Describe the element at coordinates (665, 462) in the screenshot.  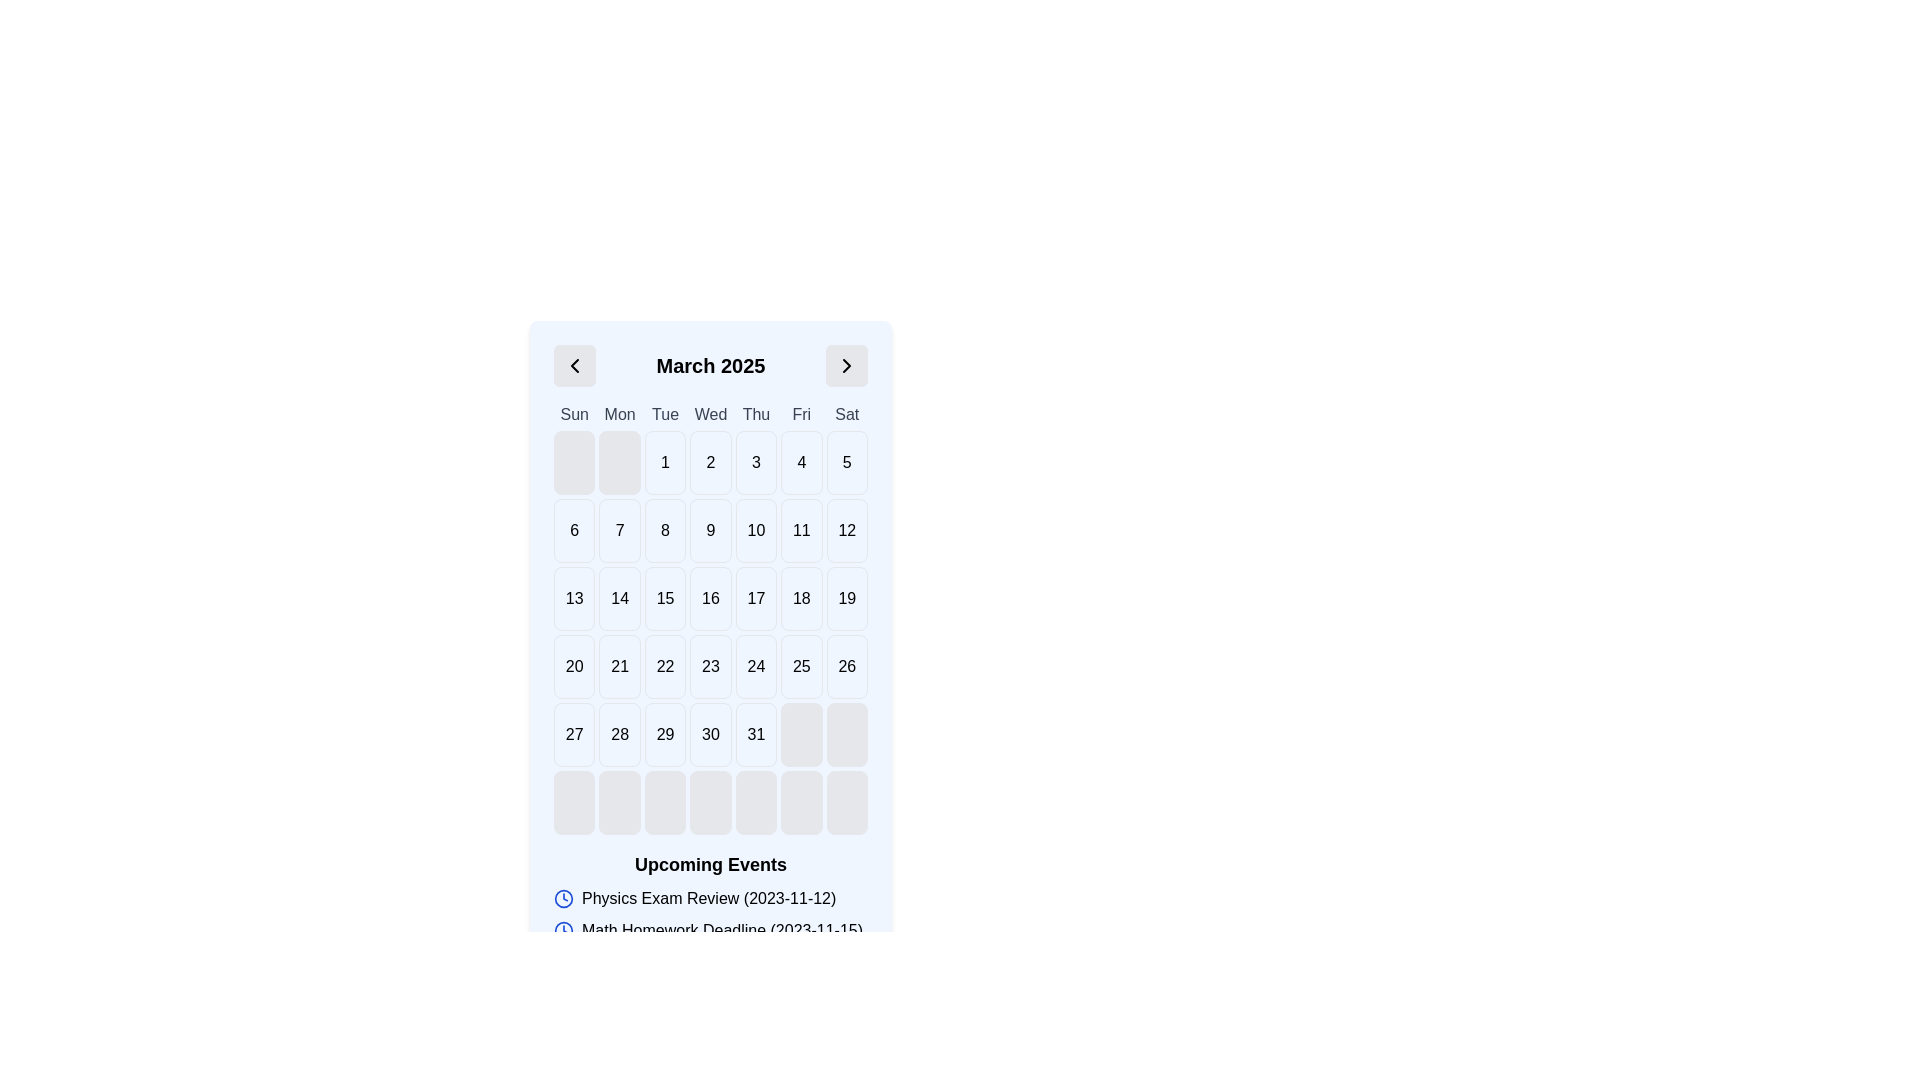
I see `the Calendar day tile displaying the number '1'` at that location.